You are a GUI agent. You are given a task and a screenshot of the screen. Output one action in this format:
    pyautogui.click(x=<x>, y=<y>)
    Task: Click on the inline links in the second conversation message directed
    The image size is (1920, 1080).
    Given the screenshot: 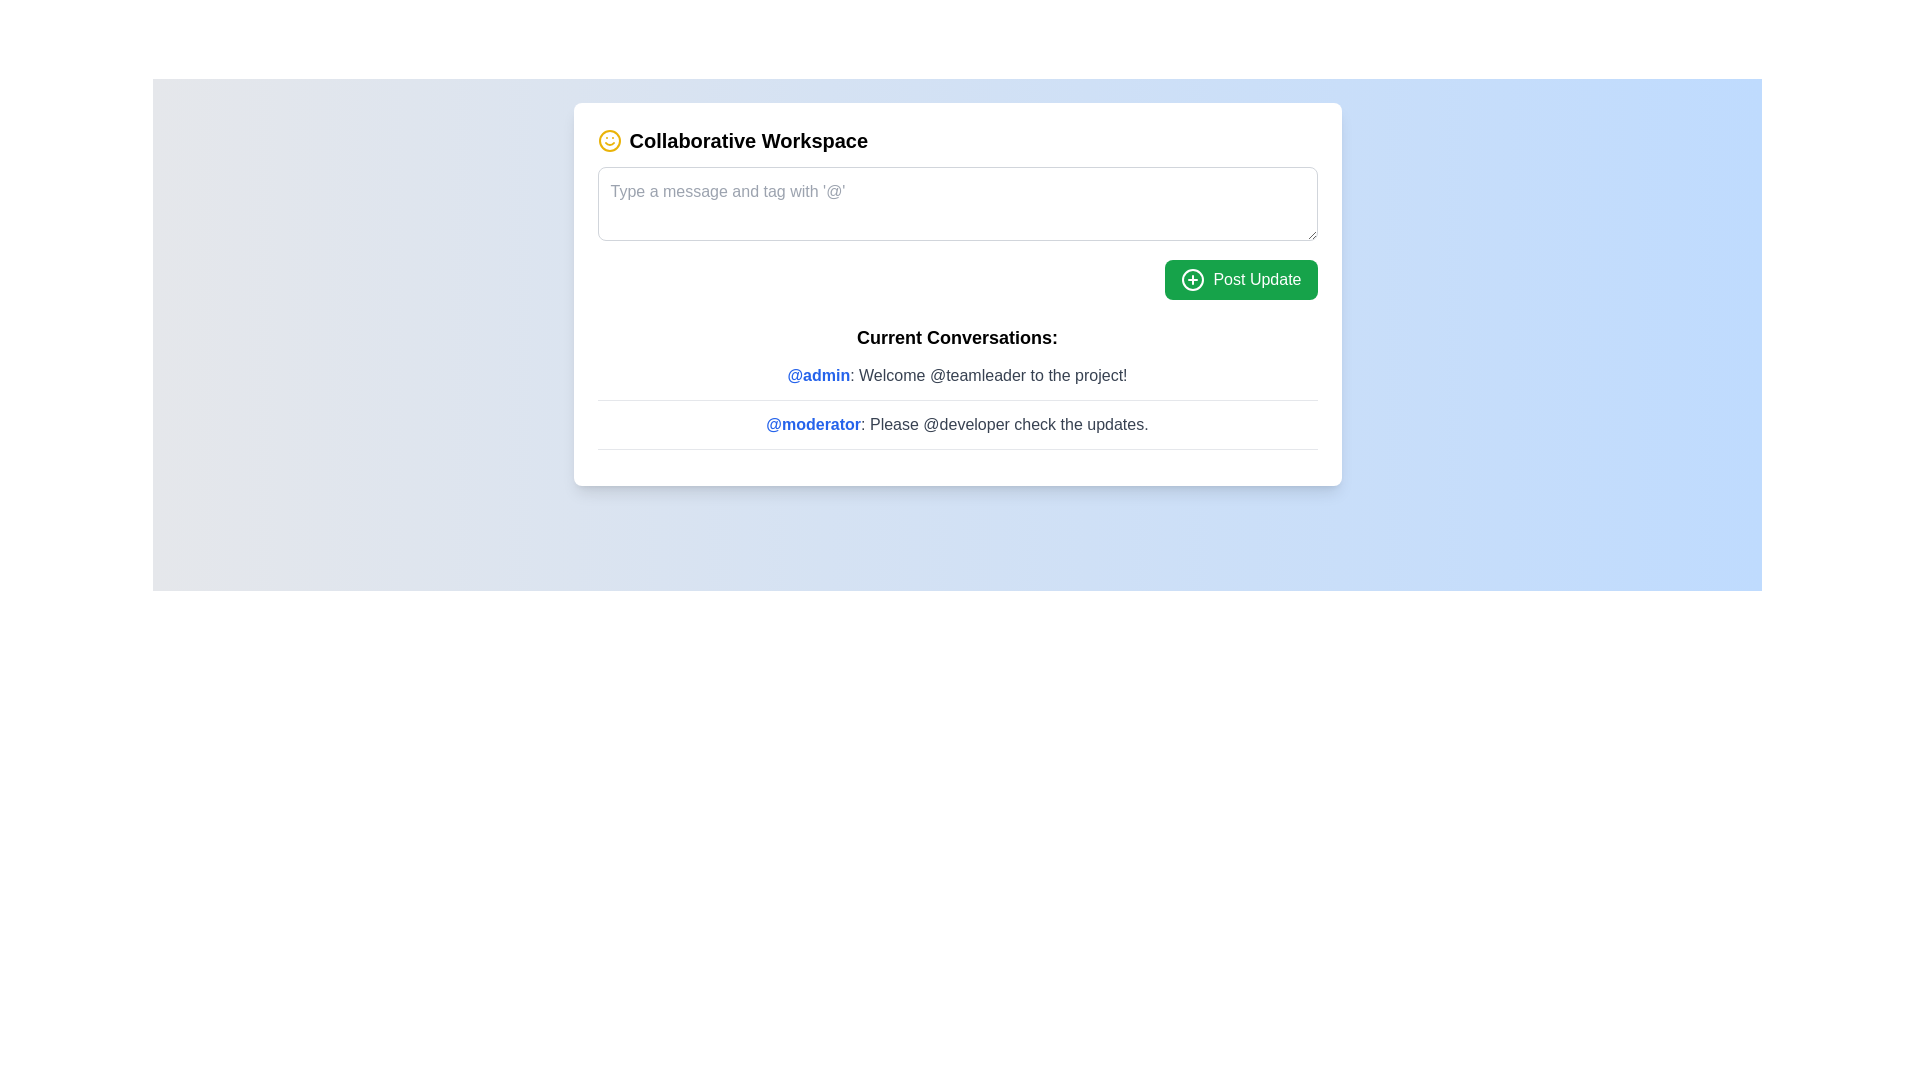 What is the action you would take?
    pyautogui.click(x=956, y=430)
    